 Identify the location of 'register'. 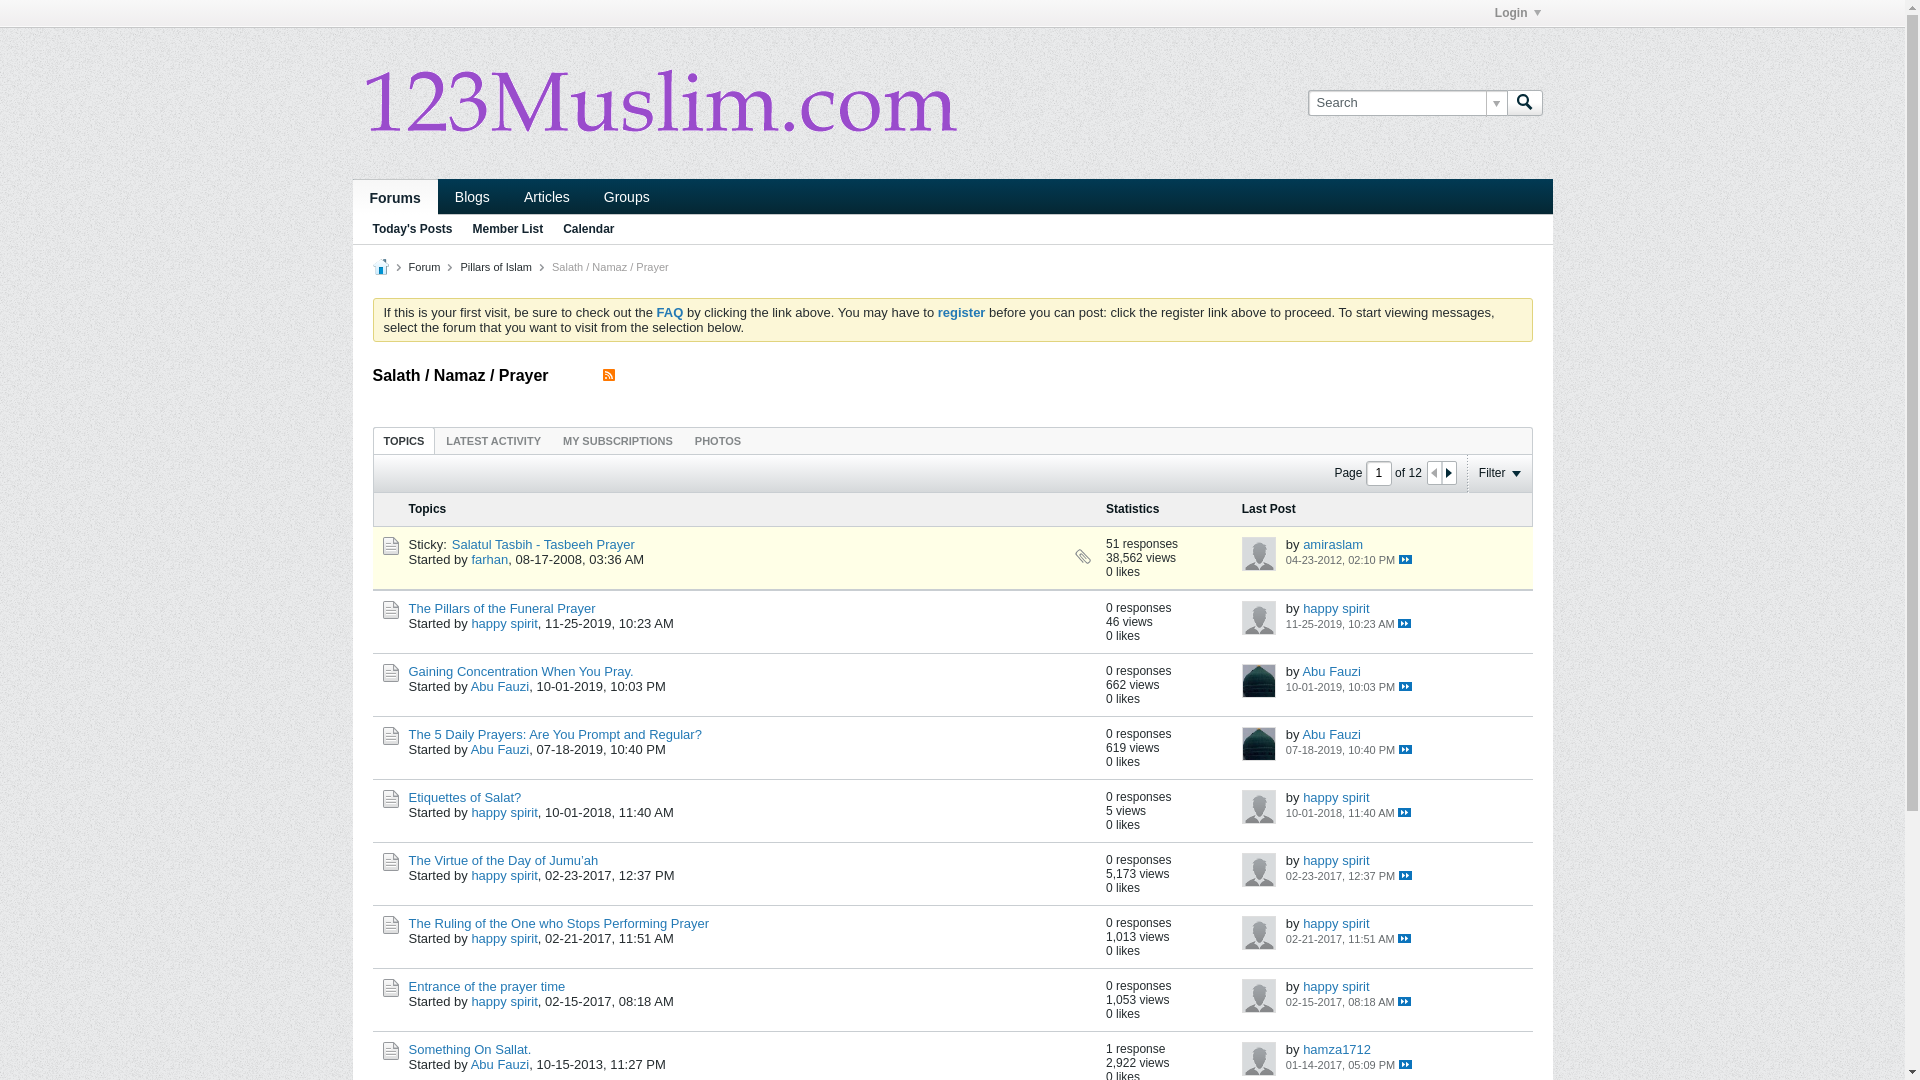
(961, 312).